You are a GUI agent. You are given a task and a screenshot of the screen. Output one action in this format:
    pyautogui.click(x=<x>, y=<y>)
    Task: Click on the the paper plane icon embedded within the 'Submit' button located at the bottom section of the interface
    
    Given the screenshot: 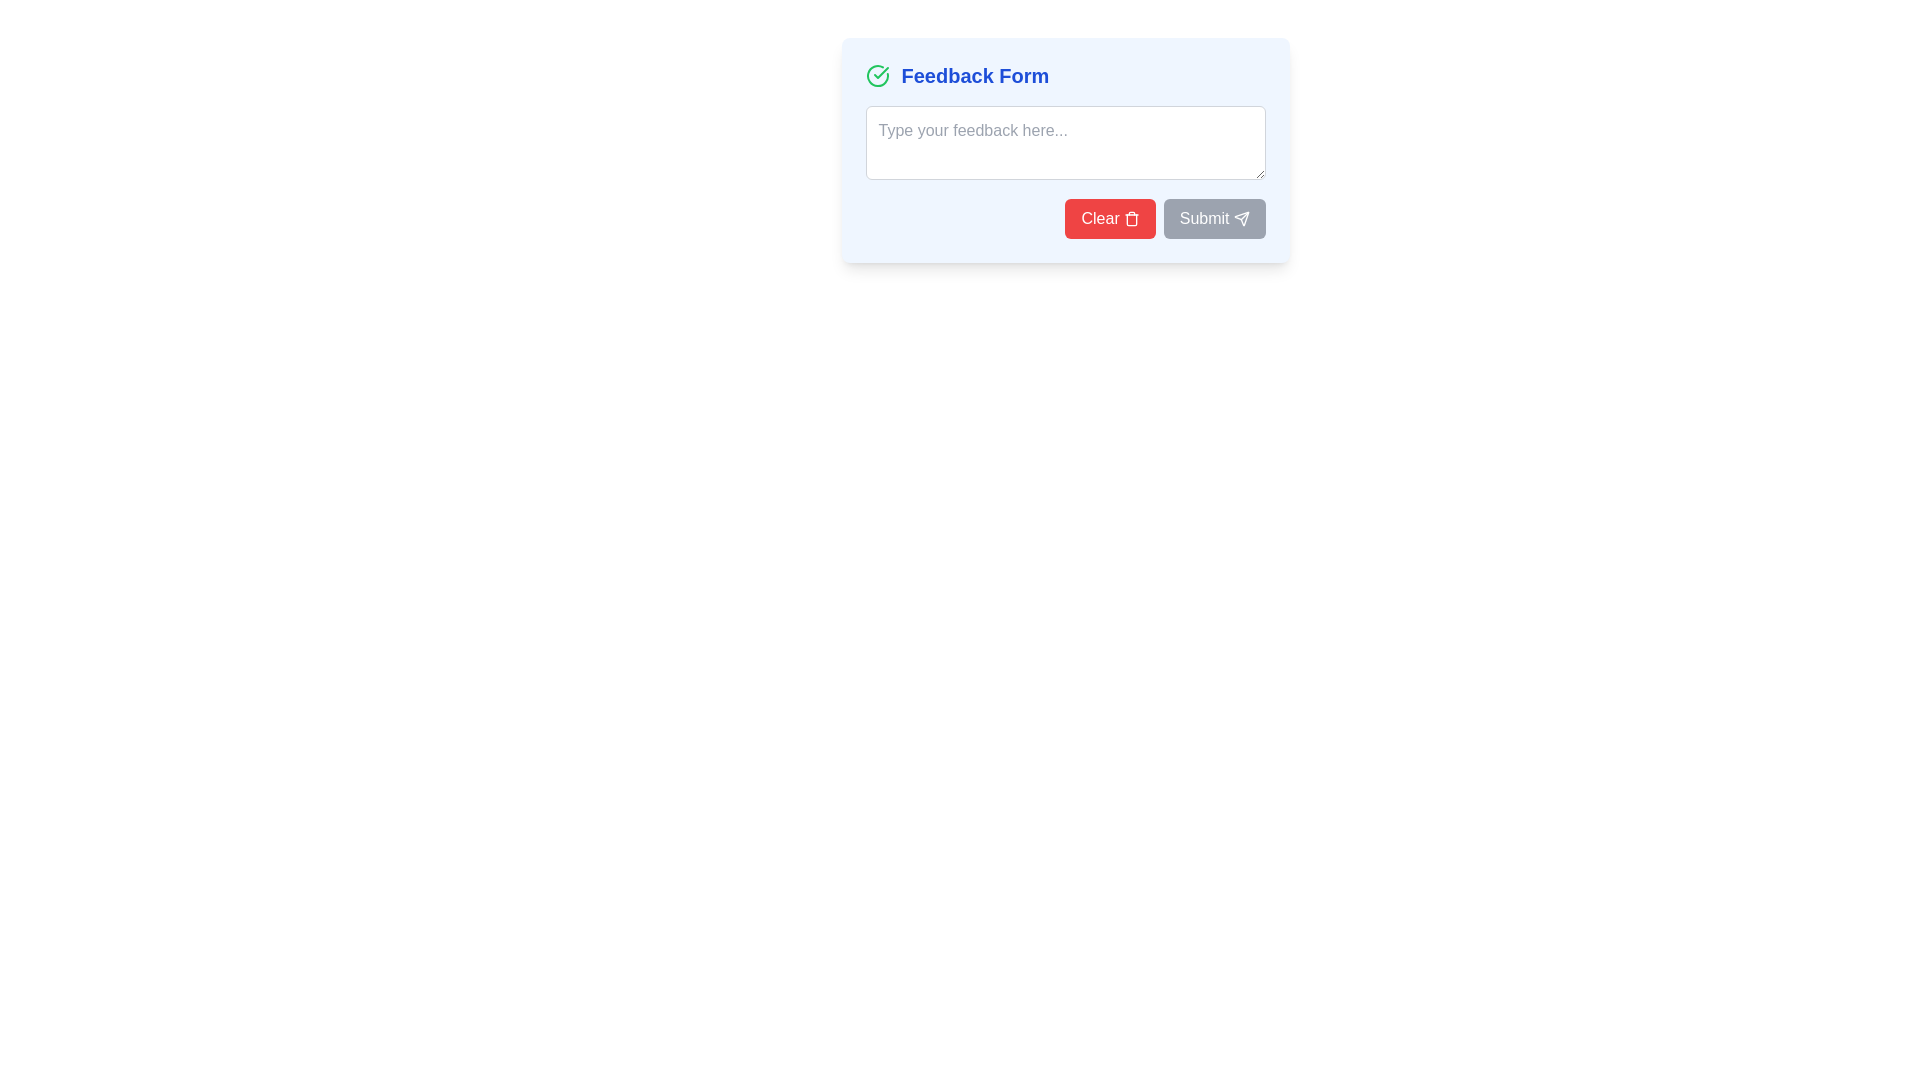 What is the action you would take?
    pyautogui.click(x=1240, y=219)
    